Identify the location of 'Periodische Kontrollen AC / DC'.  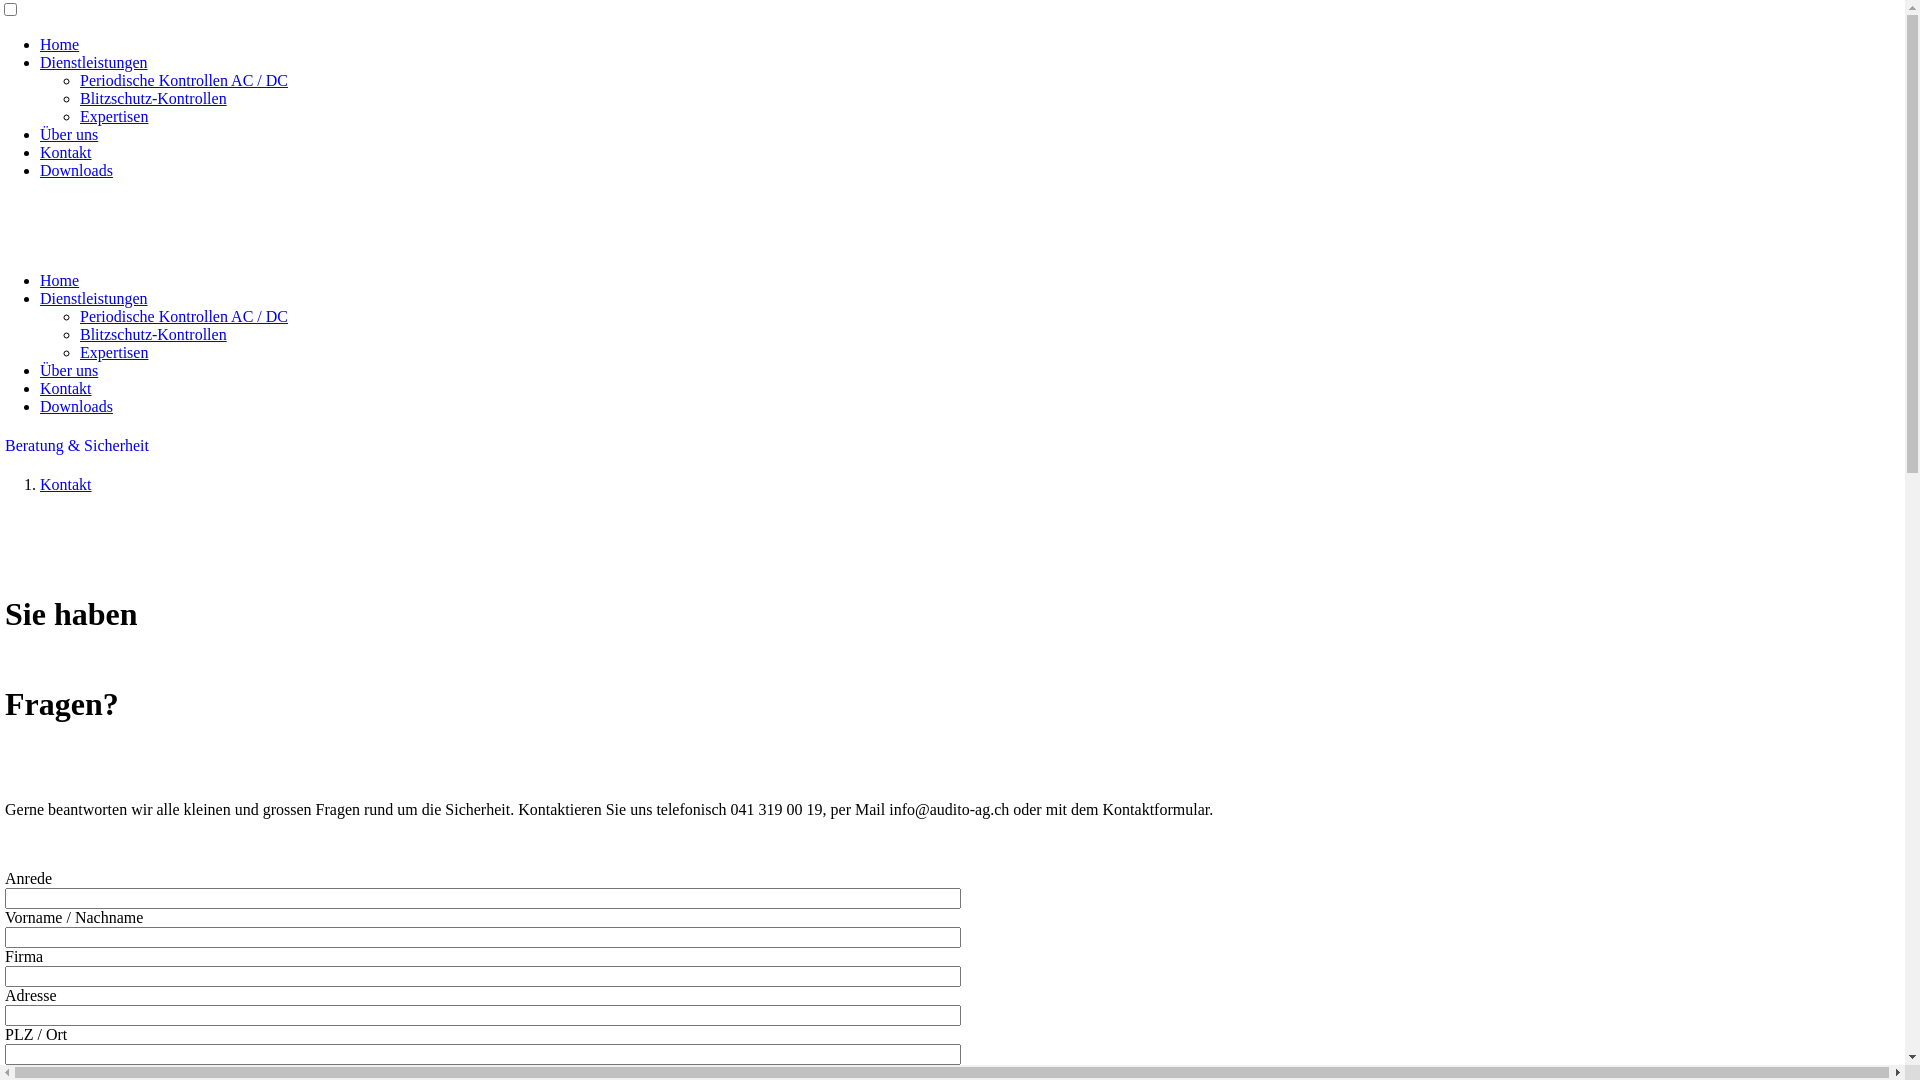
(183, 79).